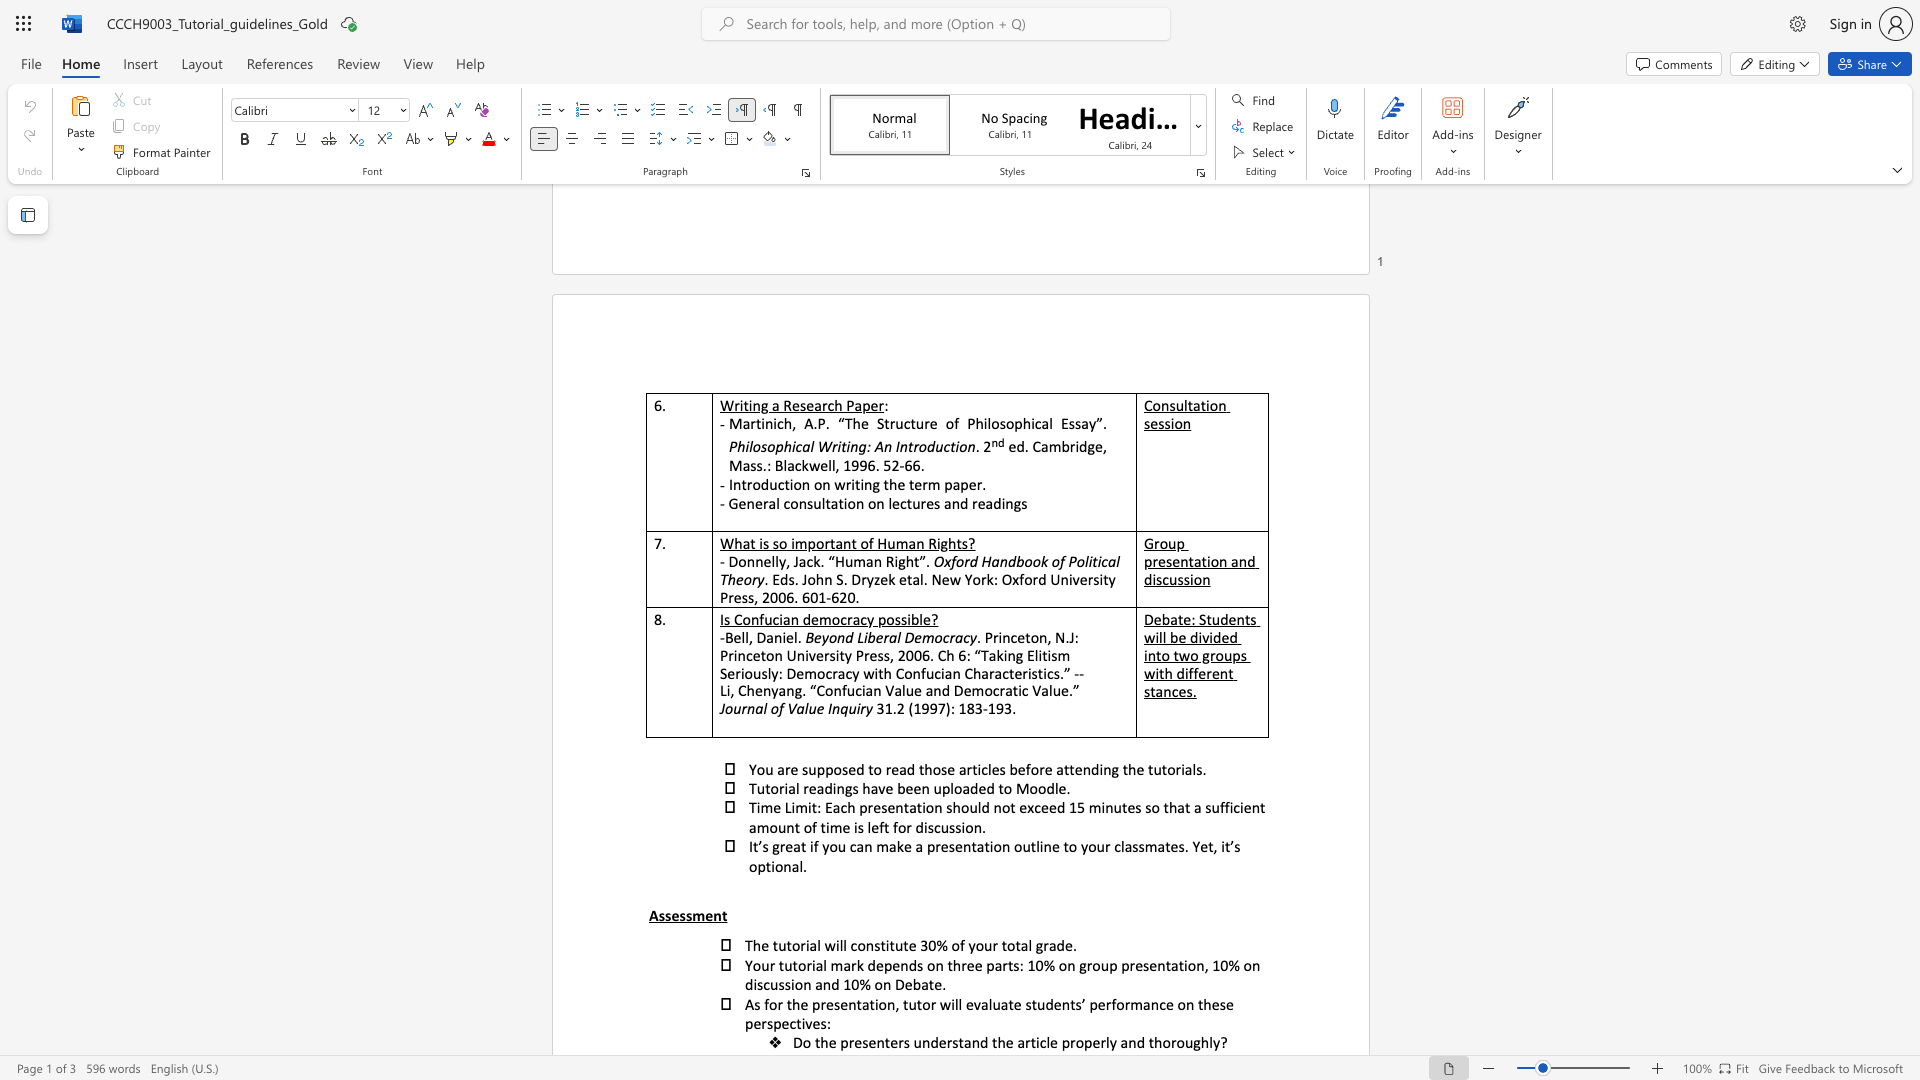 The width and height of the screenshot is (1920, 1080). What do you see at coordinates (833, 768) in the screenshot?
I see `the subset text "osed to read those articles before" within the text "You are supposed to read those articles before attending the tutorials."` at bounding box center [833, 768].